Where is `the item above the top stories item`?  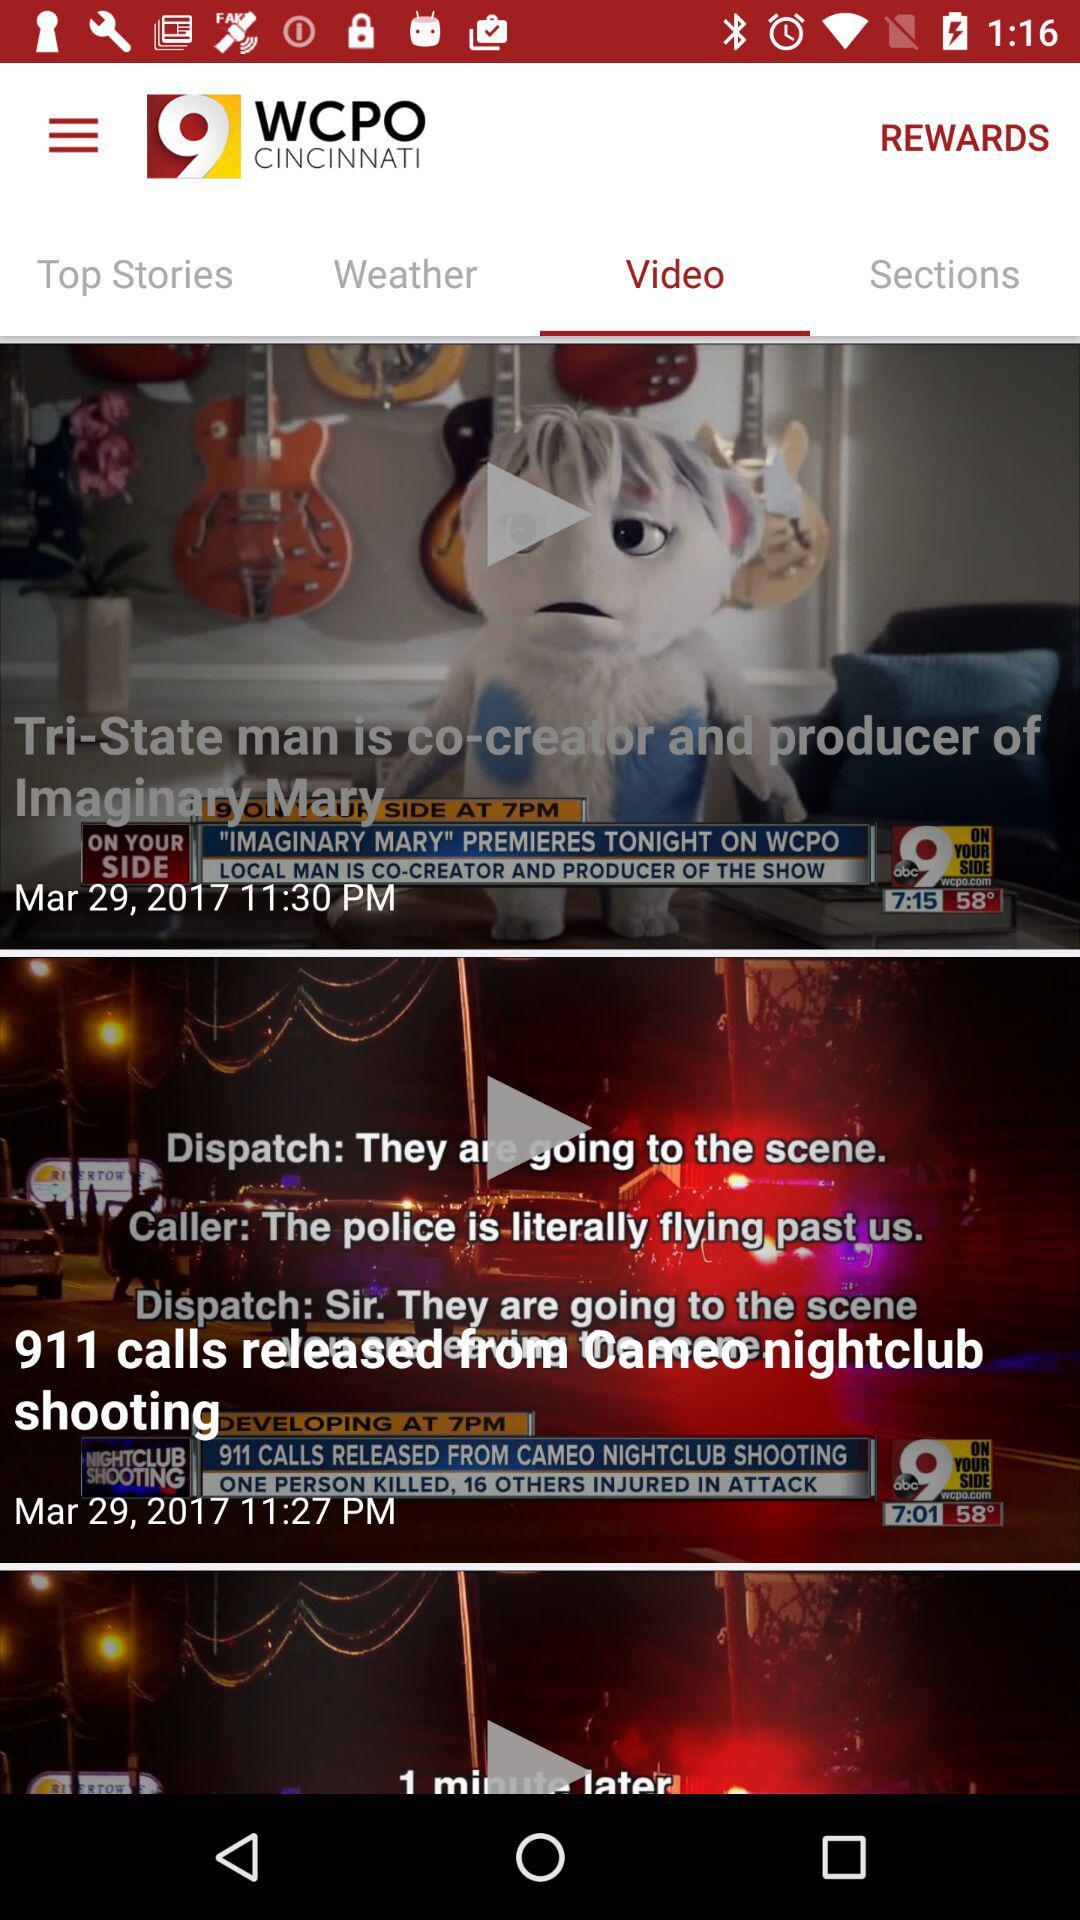
the item above the top stories item is located at coordinates (72, 135).